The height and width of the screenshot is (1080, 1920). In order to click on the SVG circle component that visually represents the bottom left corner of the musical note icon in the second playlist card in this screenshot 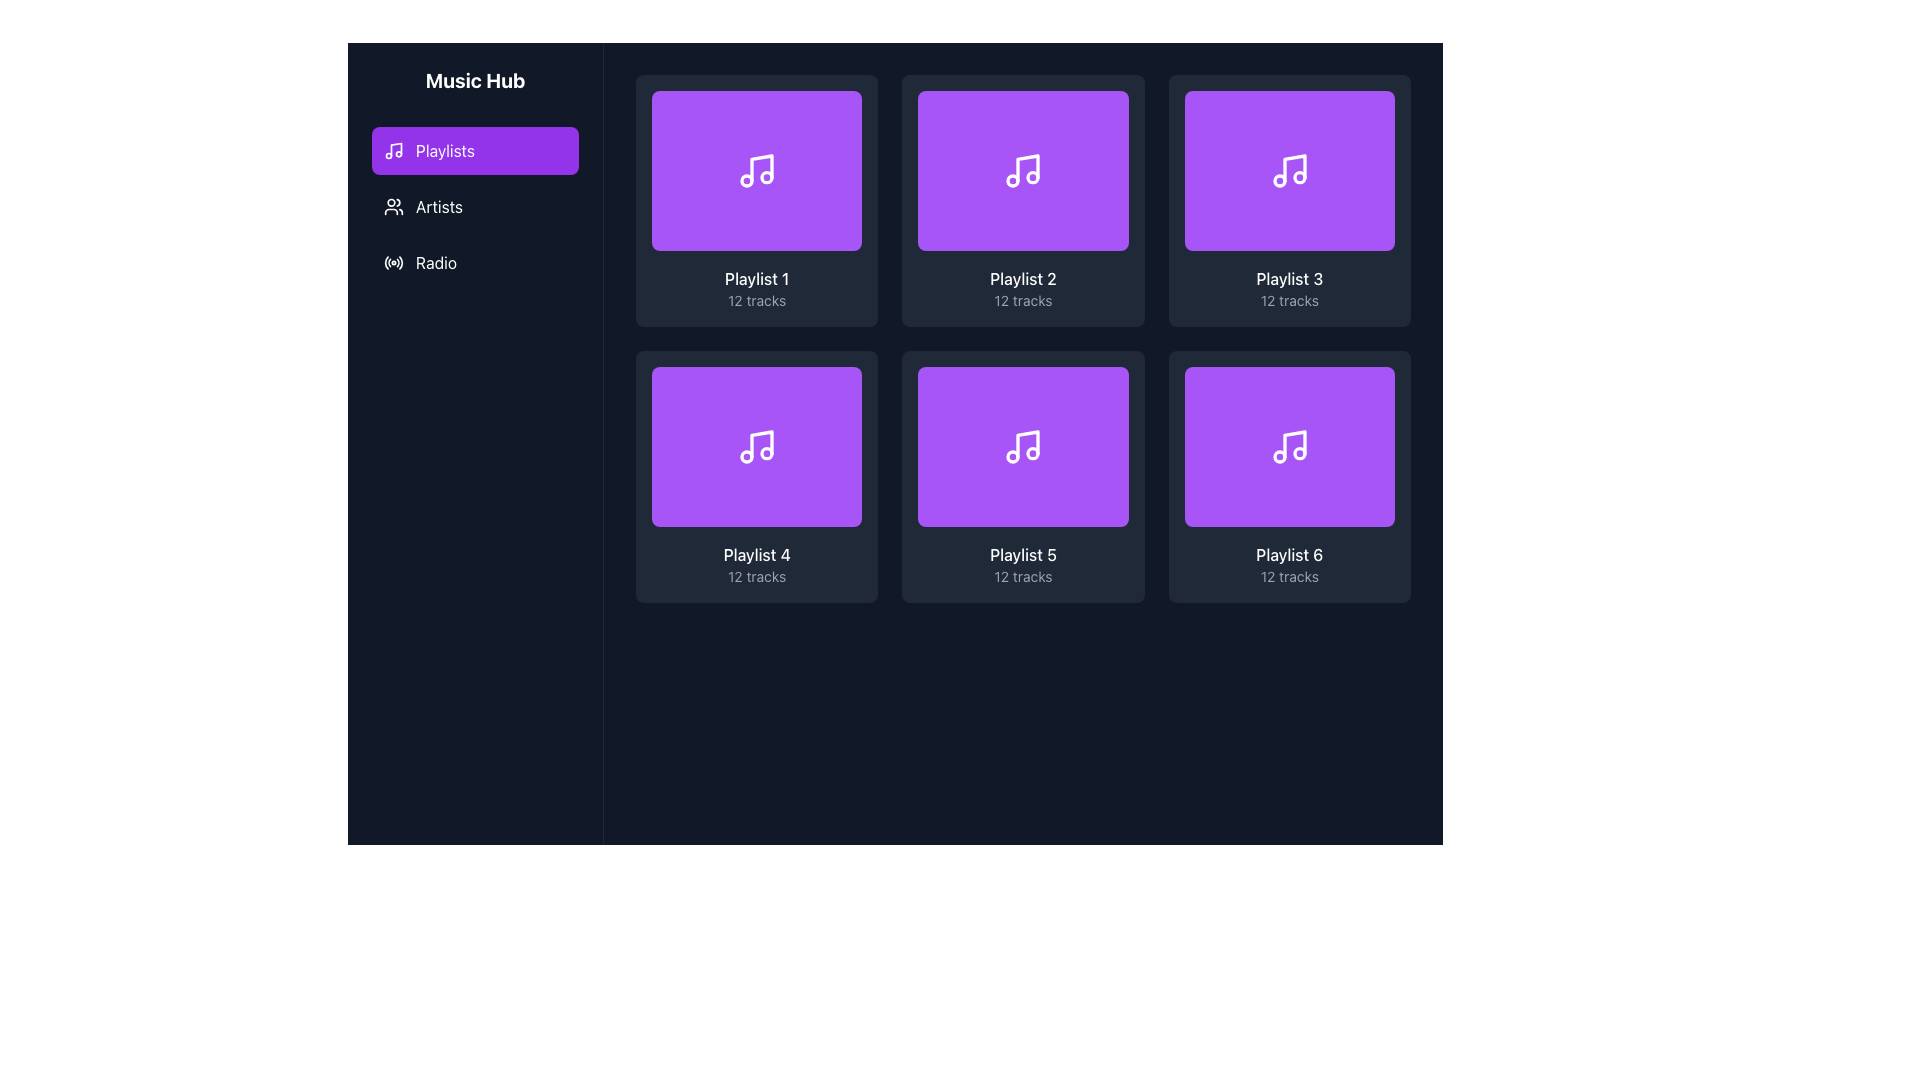, I will do `click(1013, 181)`.